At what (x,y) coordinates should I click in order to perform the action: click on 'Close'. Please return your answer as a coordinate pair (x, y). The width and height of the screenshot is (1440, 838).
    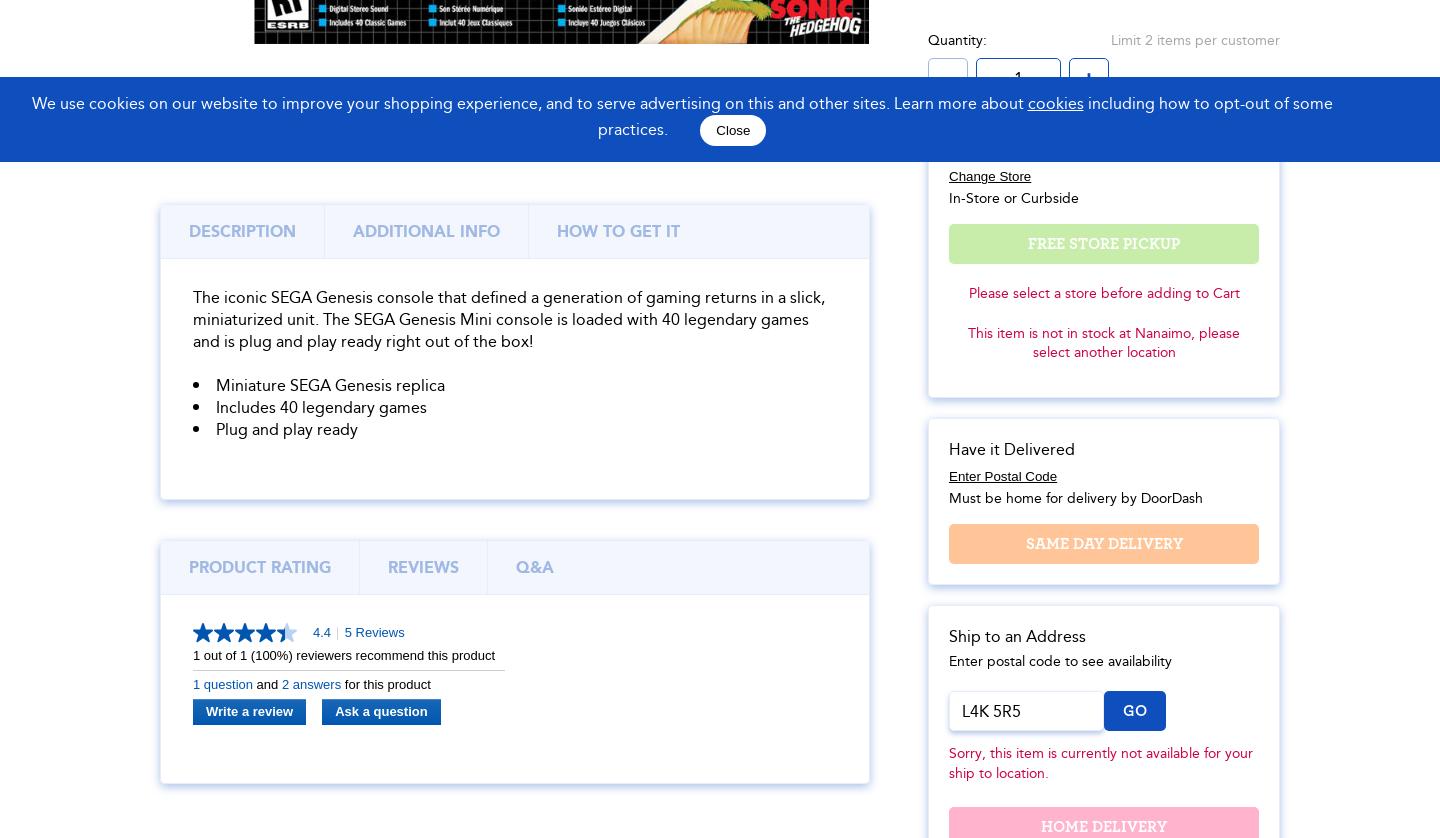
    Looking at the image, I should click on (731, 130).